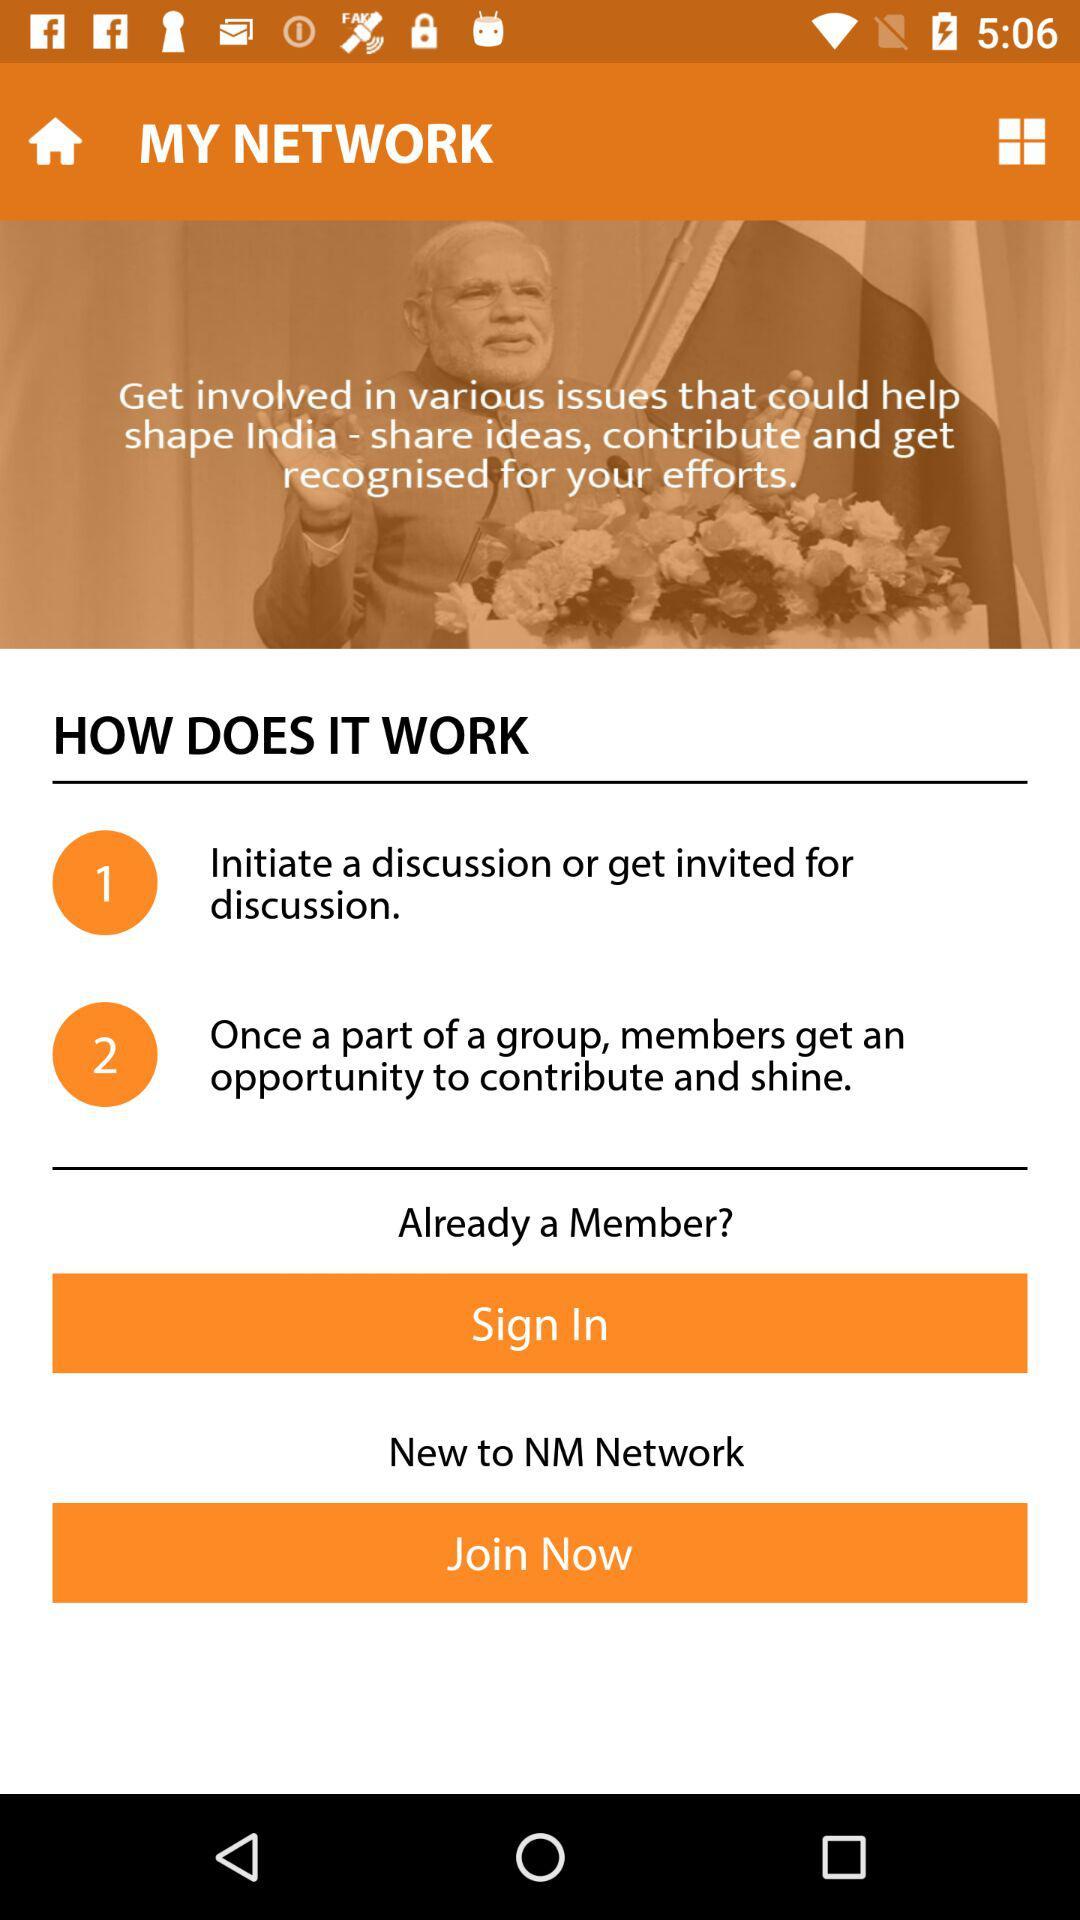 Image resolution: width=1080 pixels, height=1920 pixels. Describe the element at coordinates (540, 1323) in the screenshot. I see `the sign in` at that location.